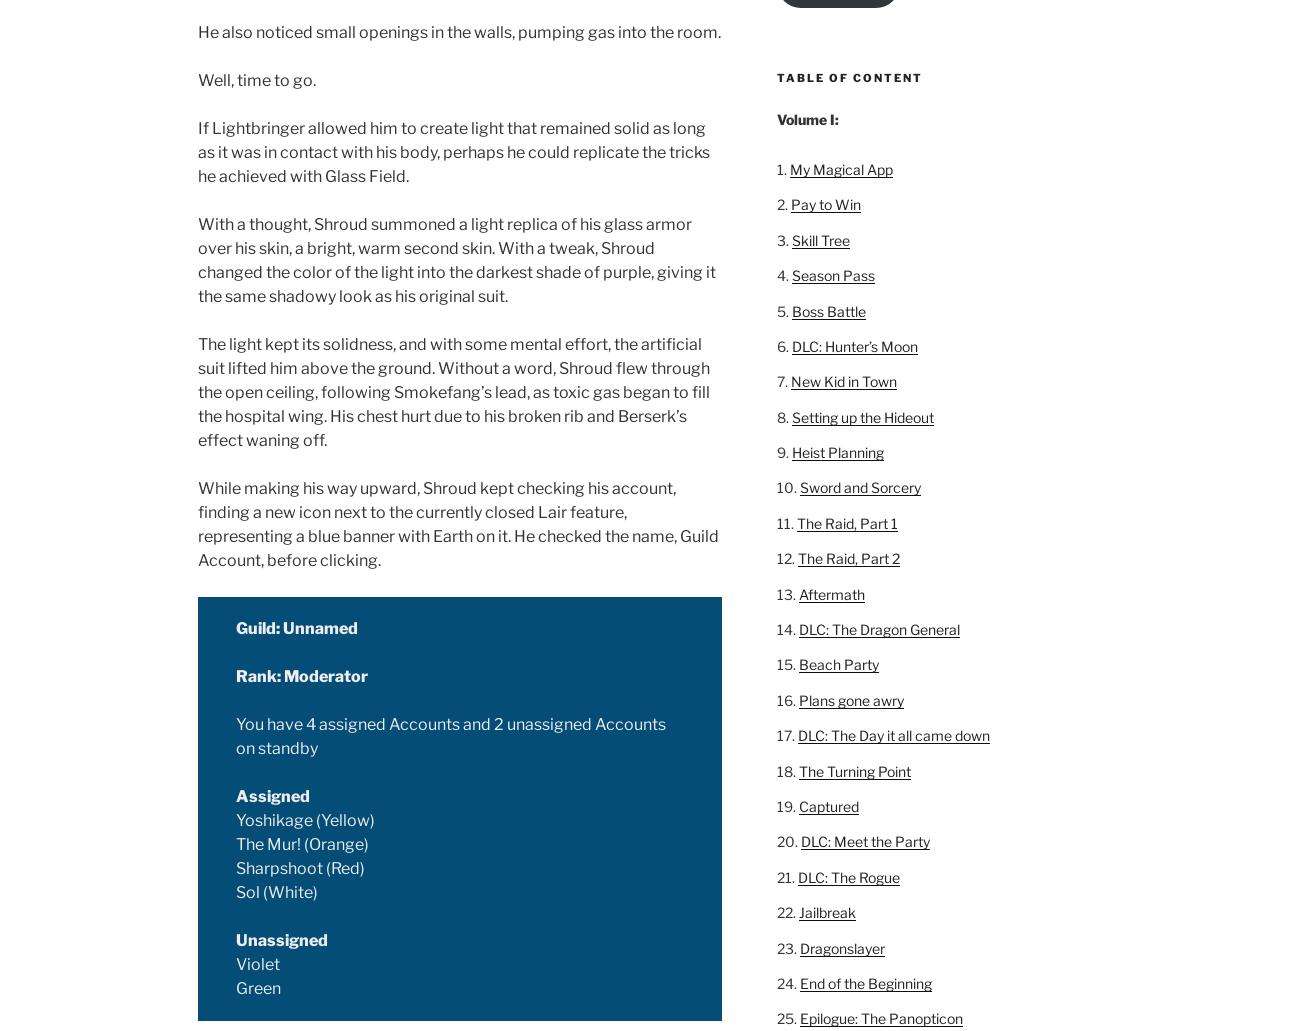 This screenshot has height=1031, width=1300. I want to click on 'While making his way upward, Shroud kept checking his account, finding a new icon next to the currently closed Lair feature, representing a blue banner with Earth on it. He checked the name, Guild Account, before clicking.', so click(457, 523).